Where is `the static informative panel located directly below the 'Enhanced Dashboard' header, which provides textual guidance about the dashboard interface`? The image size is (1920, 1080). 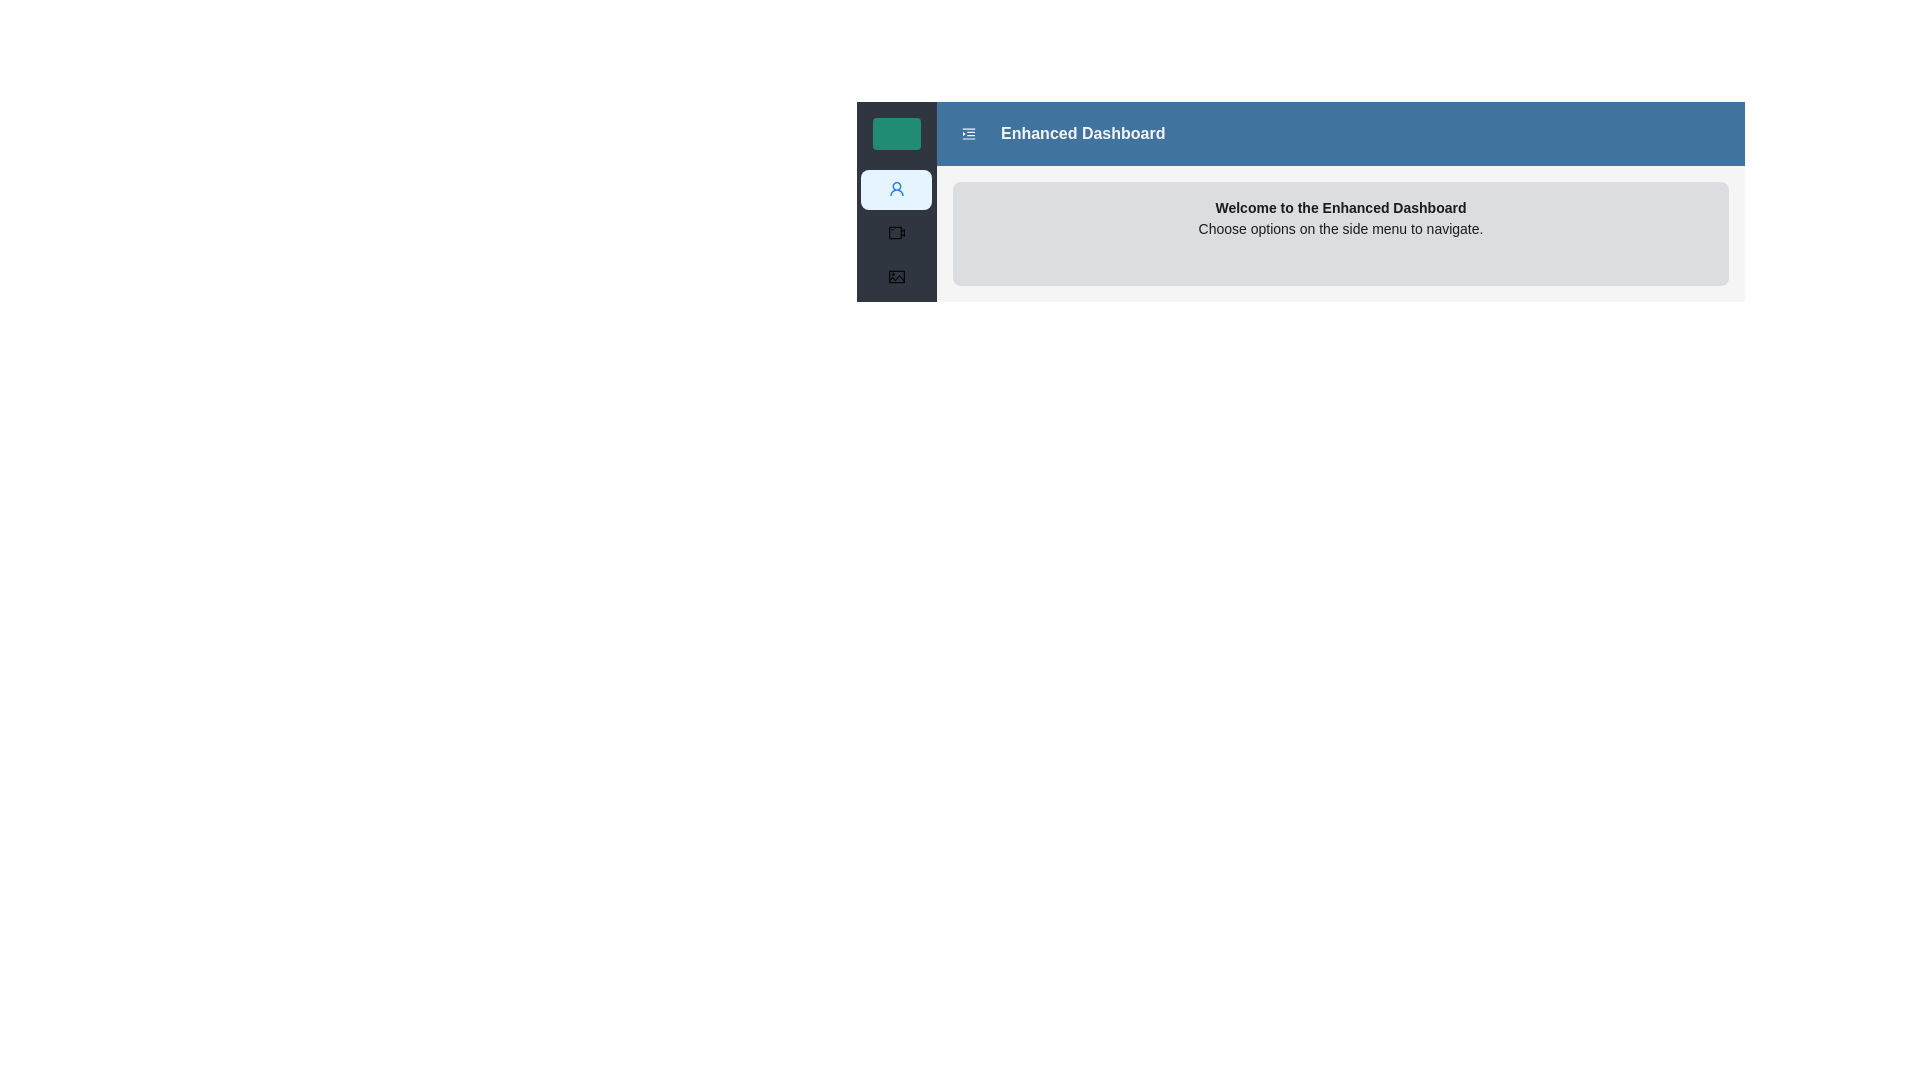 the static informative panel located directly below the 'Enhanced Dashboard' header, which provides textual guidance about the dashboard interface is located at coordinates (1340, 201).